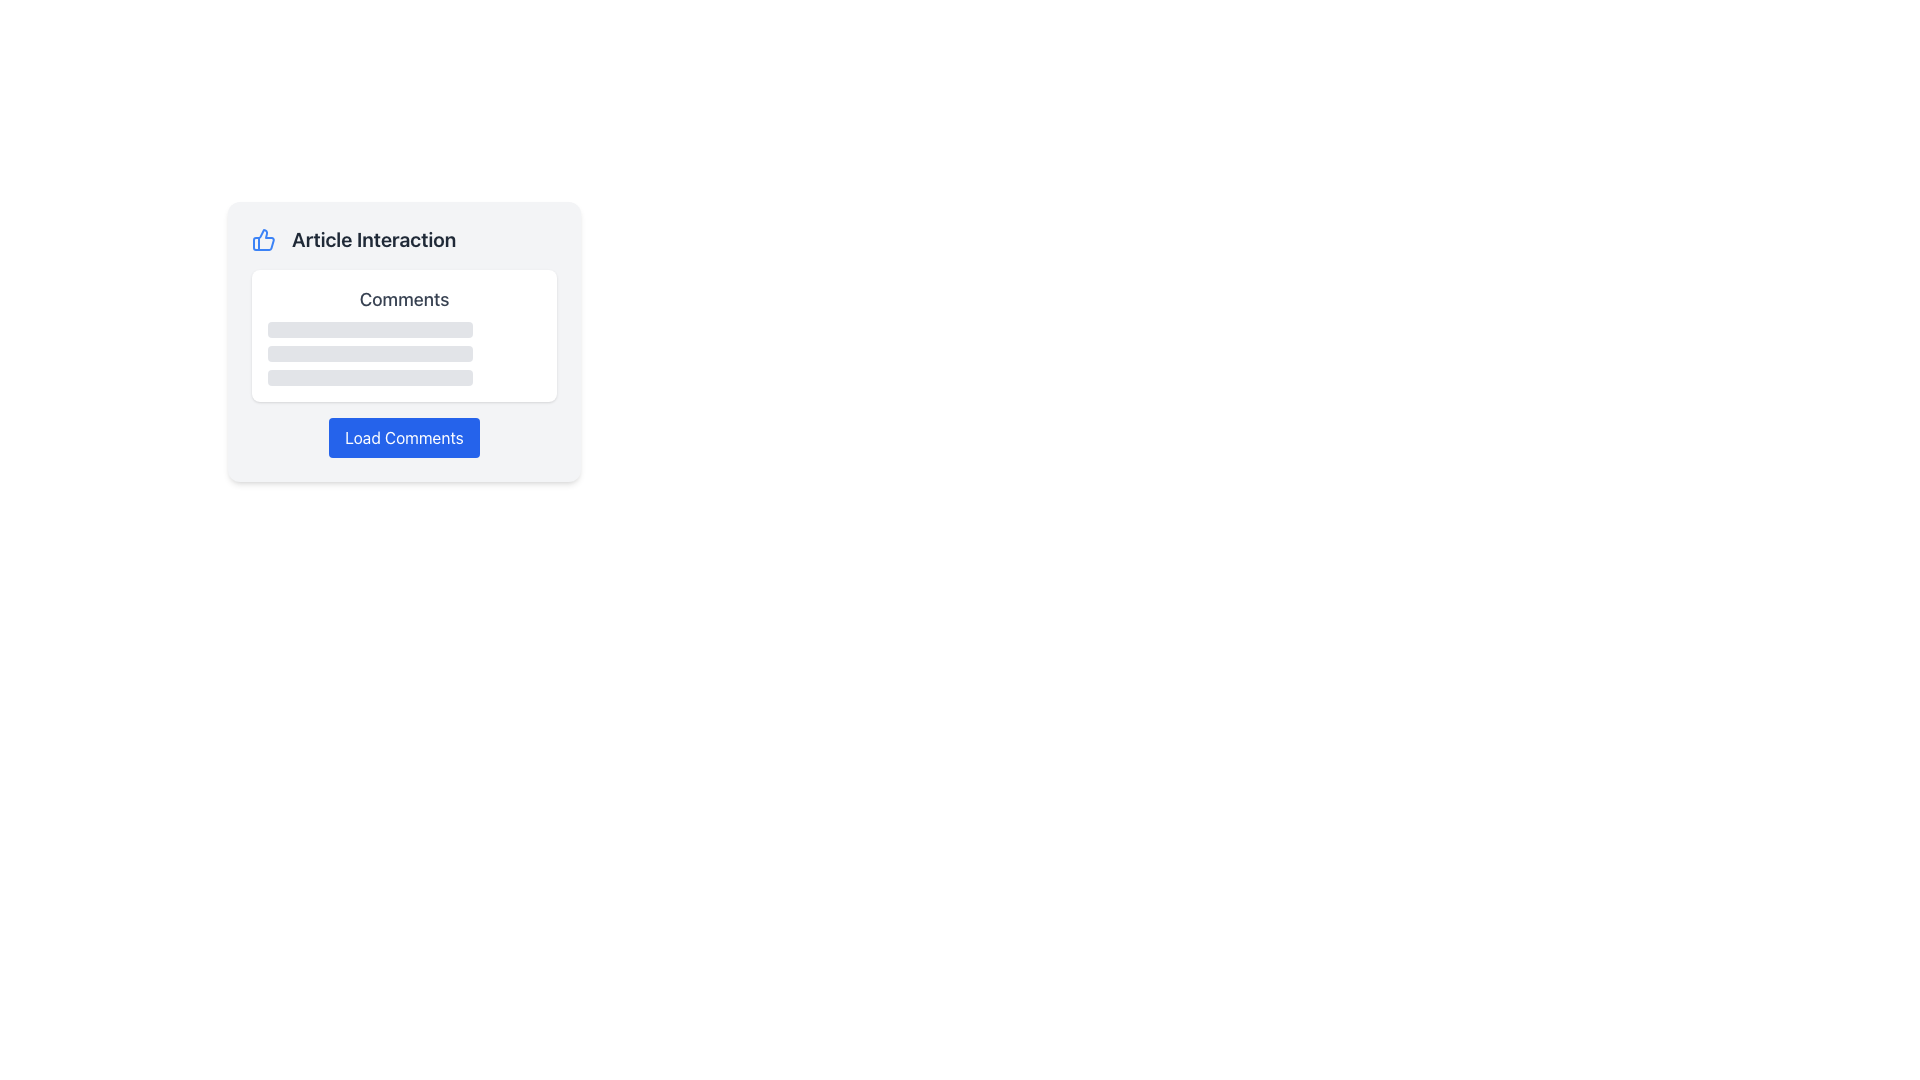  Describe the element at coordinates (370, 329) in the screenshot. I see `the first rectangular element serving as a visual indicator for content loading or progress state` at that location.